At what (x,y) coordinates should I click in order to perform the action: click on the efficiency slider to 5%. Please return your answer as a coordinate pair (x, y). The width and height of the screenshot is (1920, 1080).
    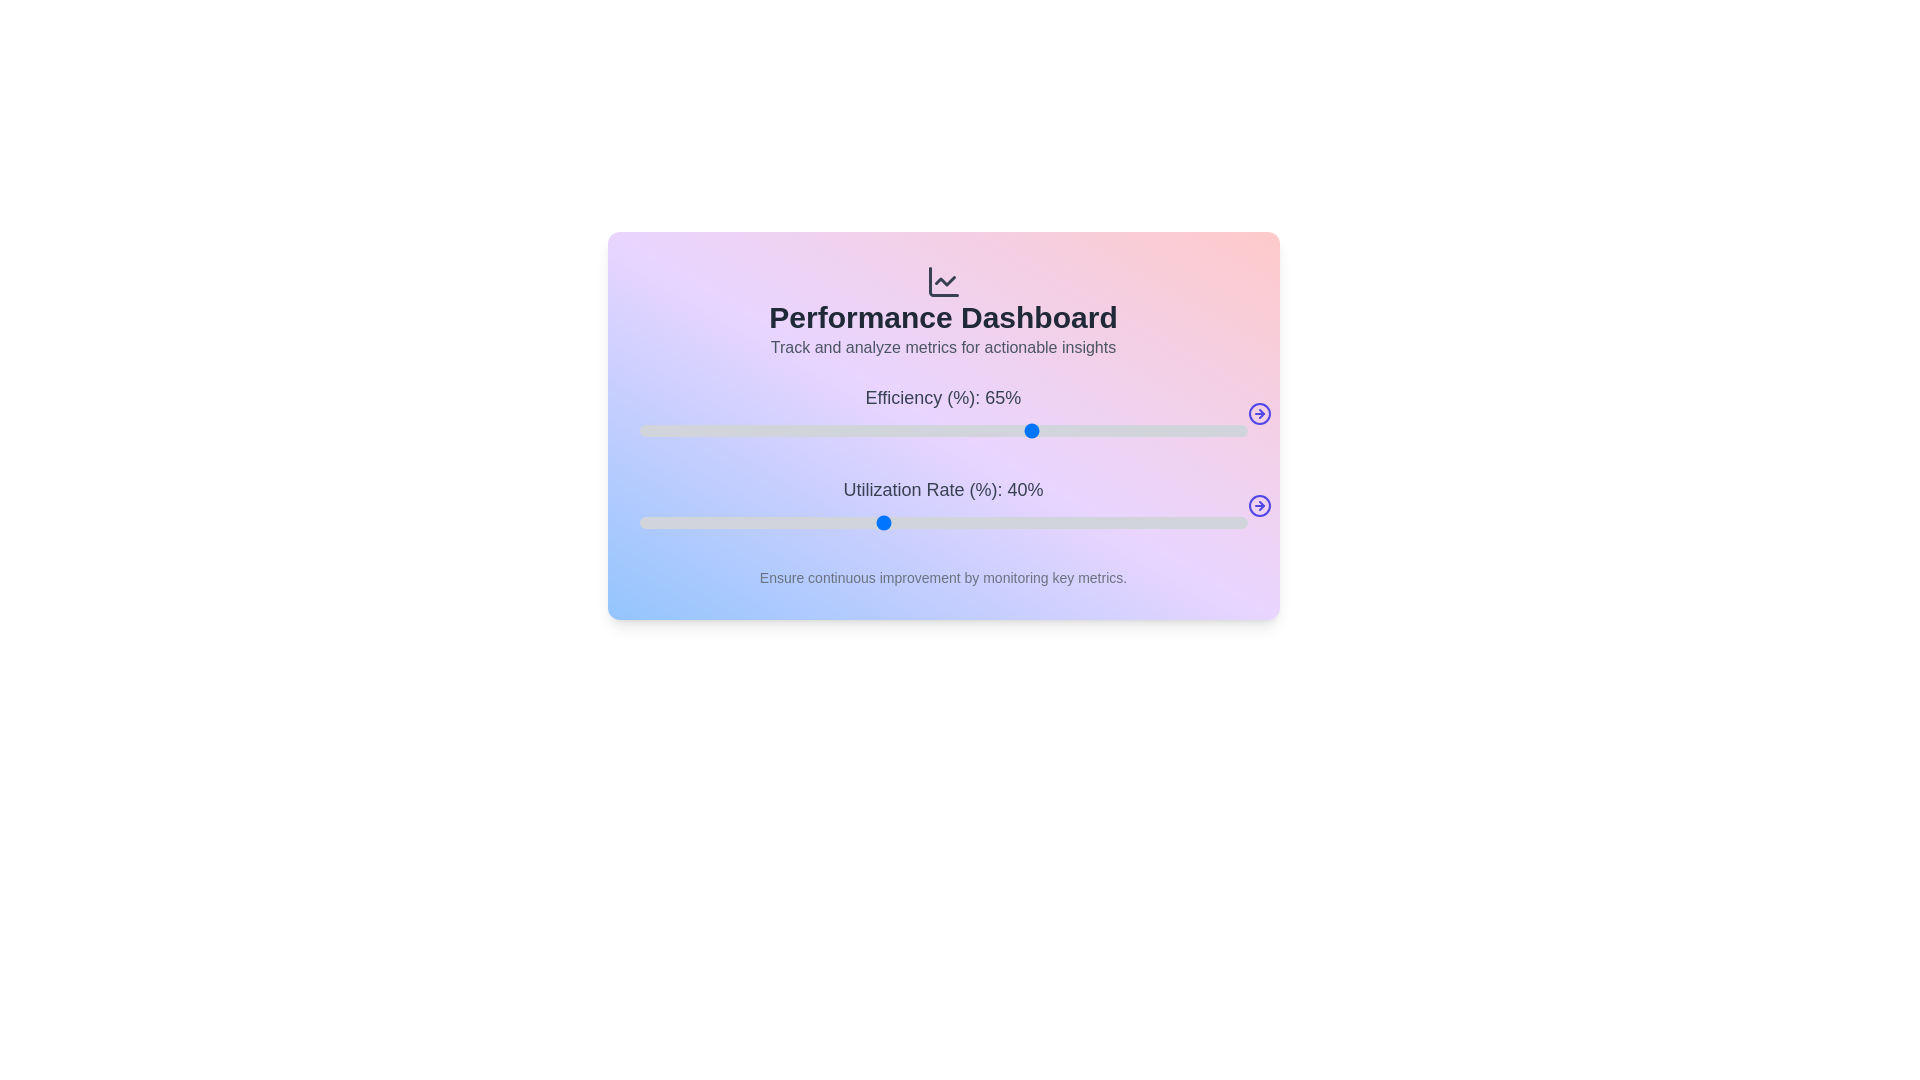
    Looking at the image, I should click on (669, 430).